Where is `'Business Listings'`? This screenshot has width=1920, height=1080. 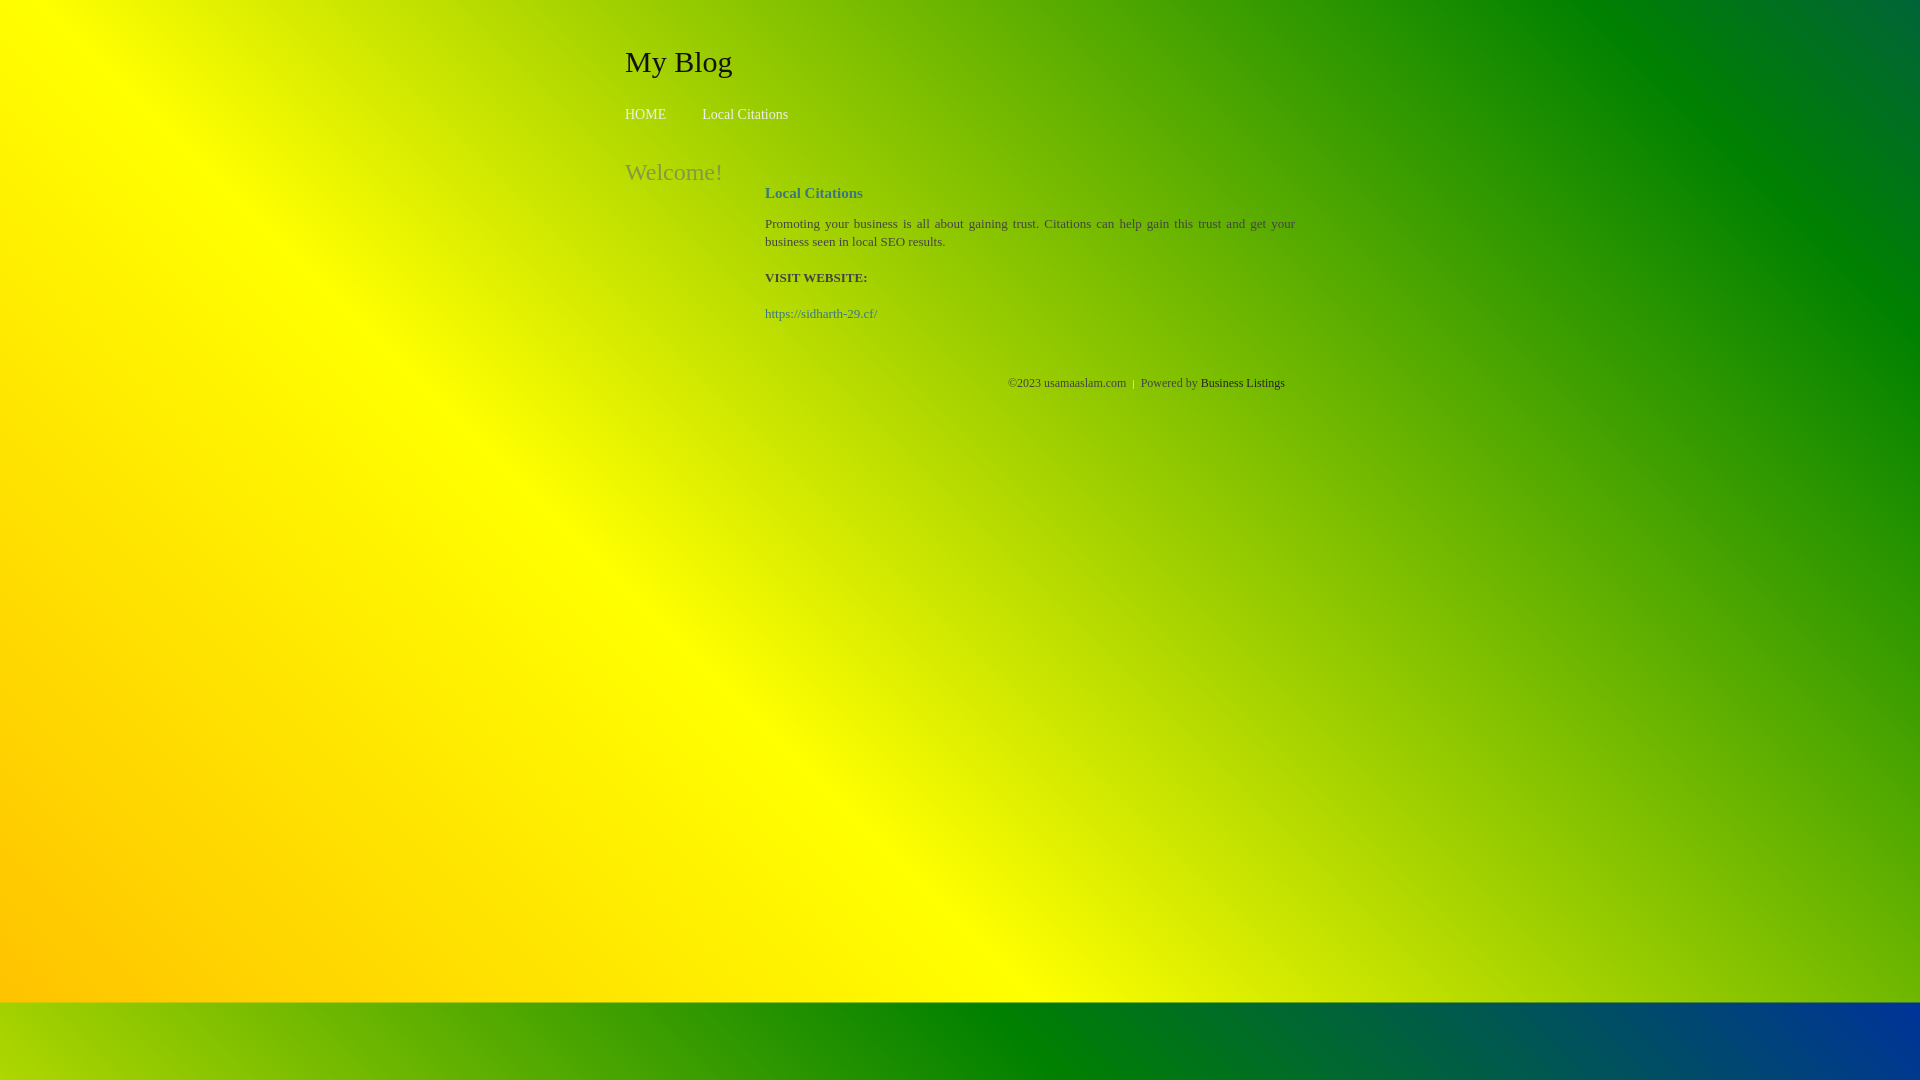 'Business Listings' is located at coordinates (1242, 382).